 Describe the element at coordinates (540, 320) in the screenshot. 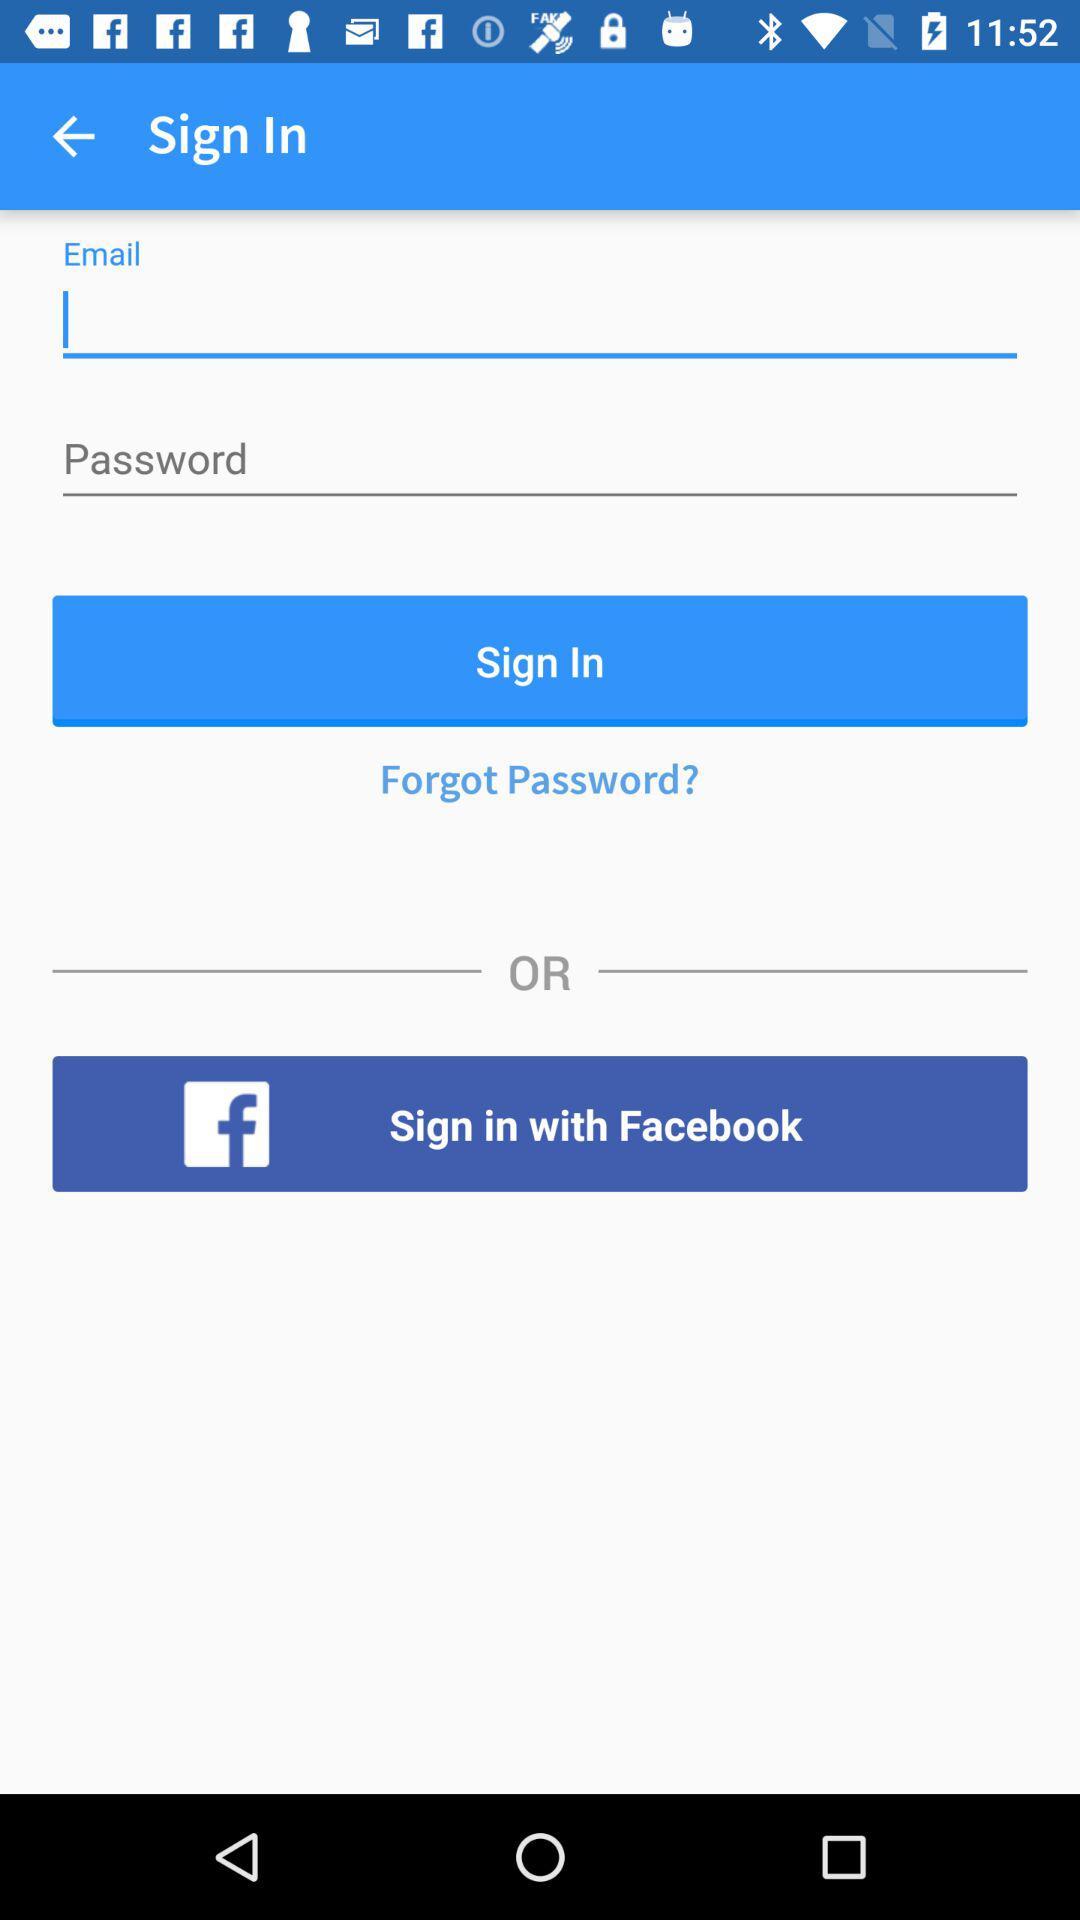

I see `email option` at that location.